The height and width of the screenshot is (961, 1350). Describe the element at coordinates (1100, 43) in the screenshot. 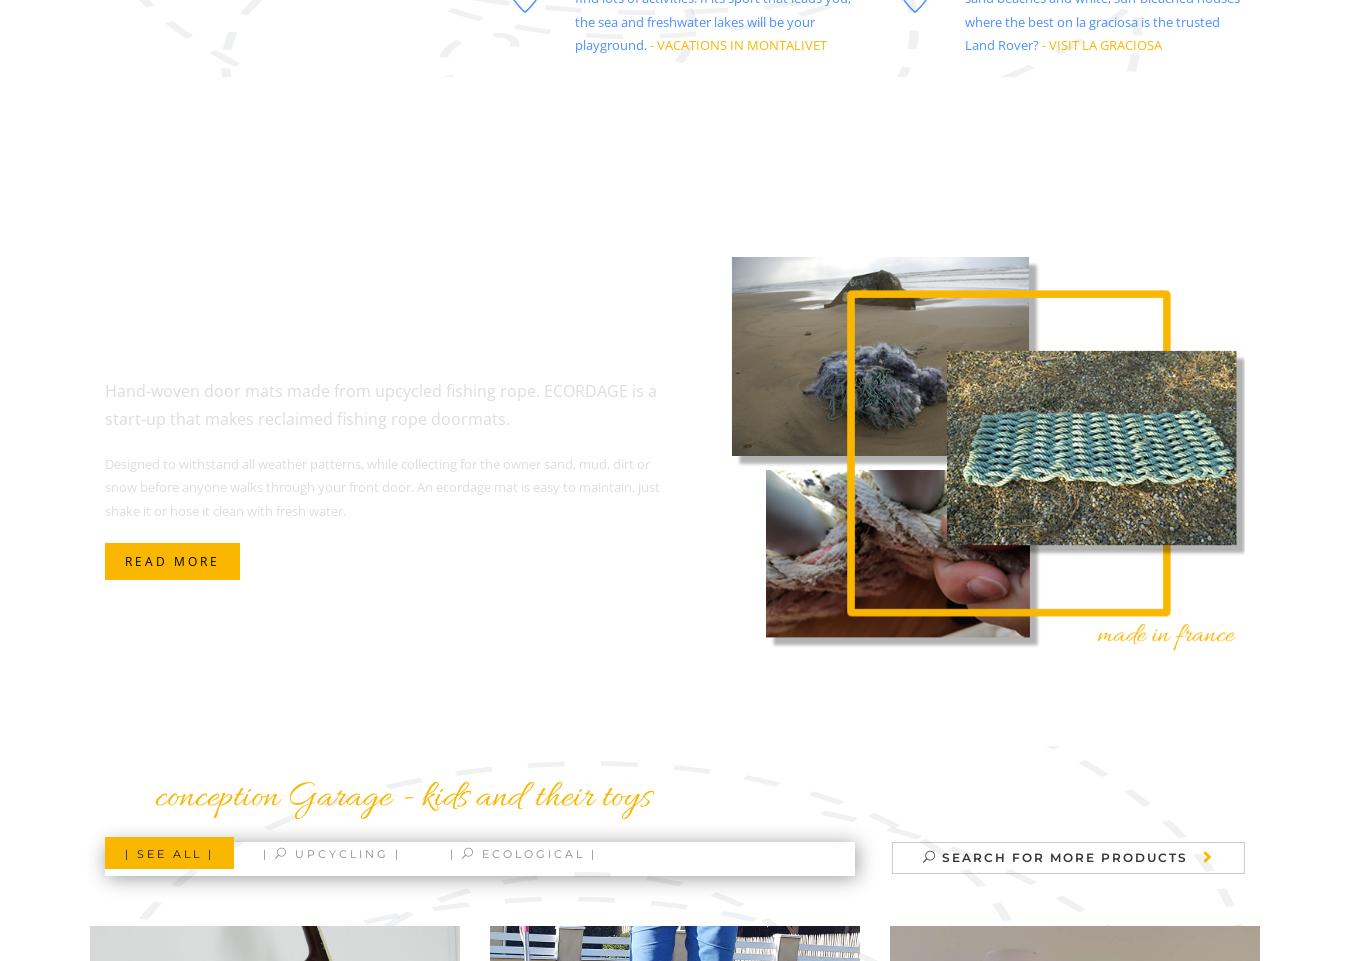

I see `'- VISIT LA GRACIOSA'` at that location.